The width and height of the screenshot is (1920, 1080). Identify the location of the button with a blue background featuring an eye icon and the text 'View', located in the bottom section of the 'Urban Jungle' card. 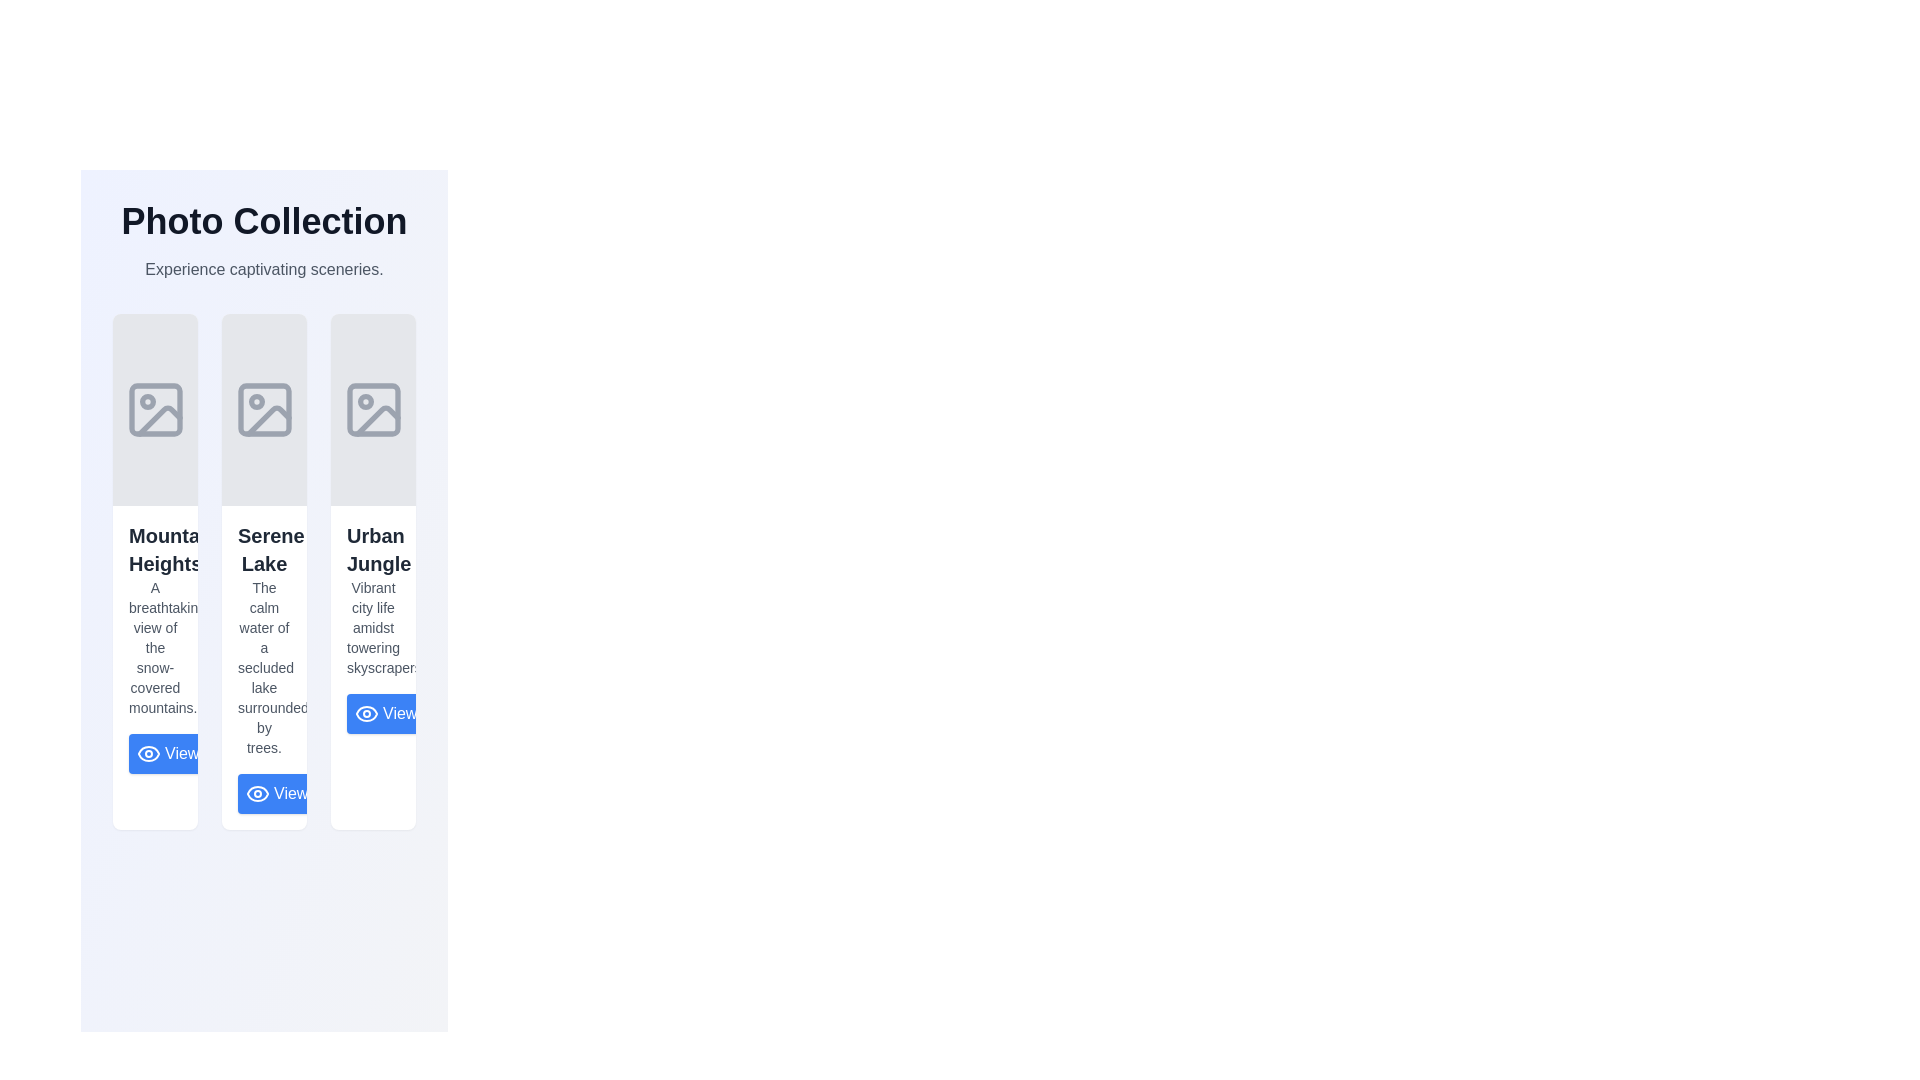
(373, 712).